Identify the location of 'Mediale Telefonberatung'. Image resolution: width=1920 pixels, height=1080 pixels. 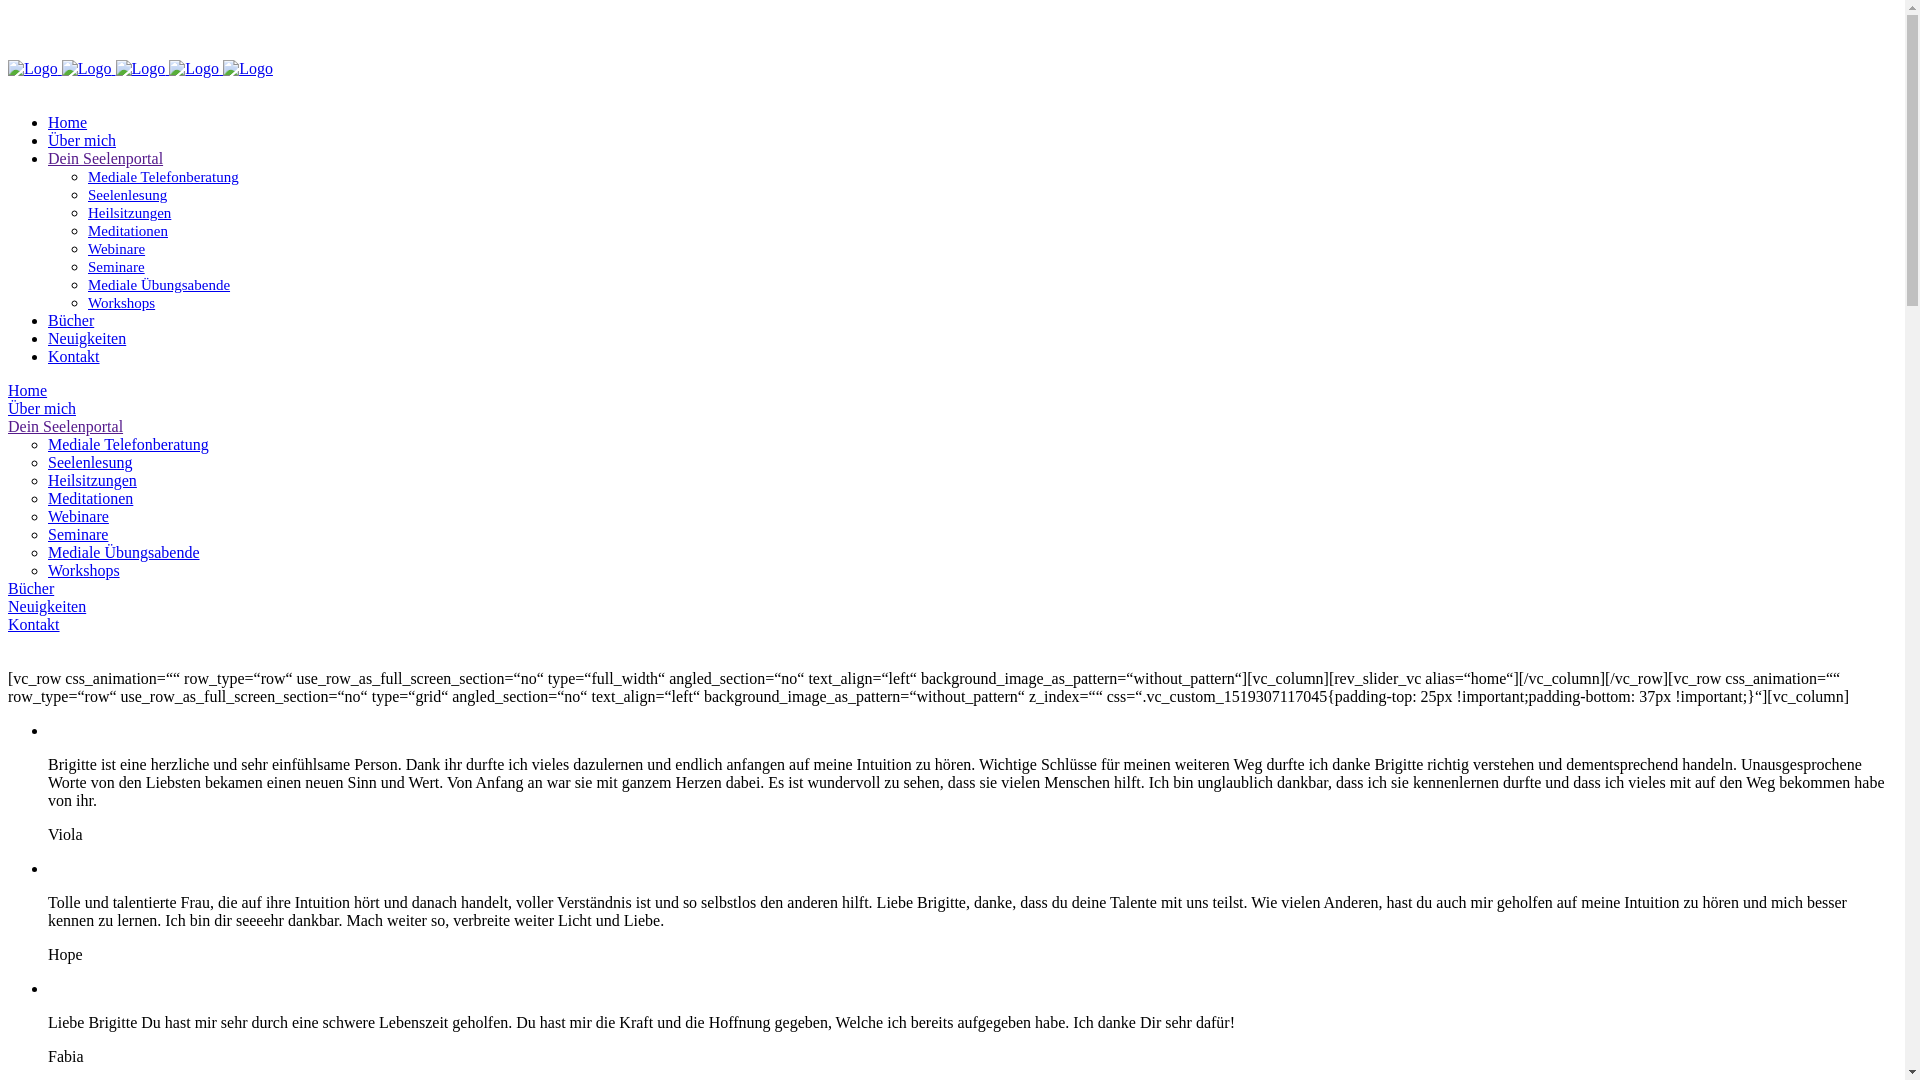
(127, 443).